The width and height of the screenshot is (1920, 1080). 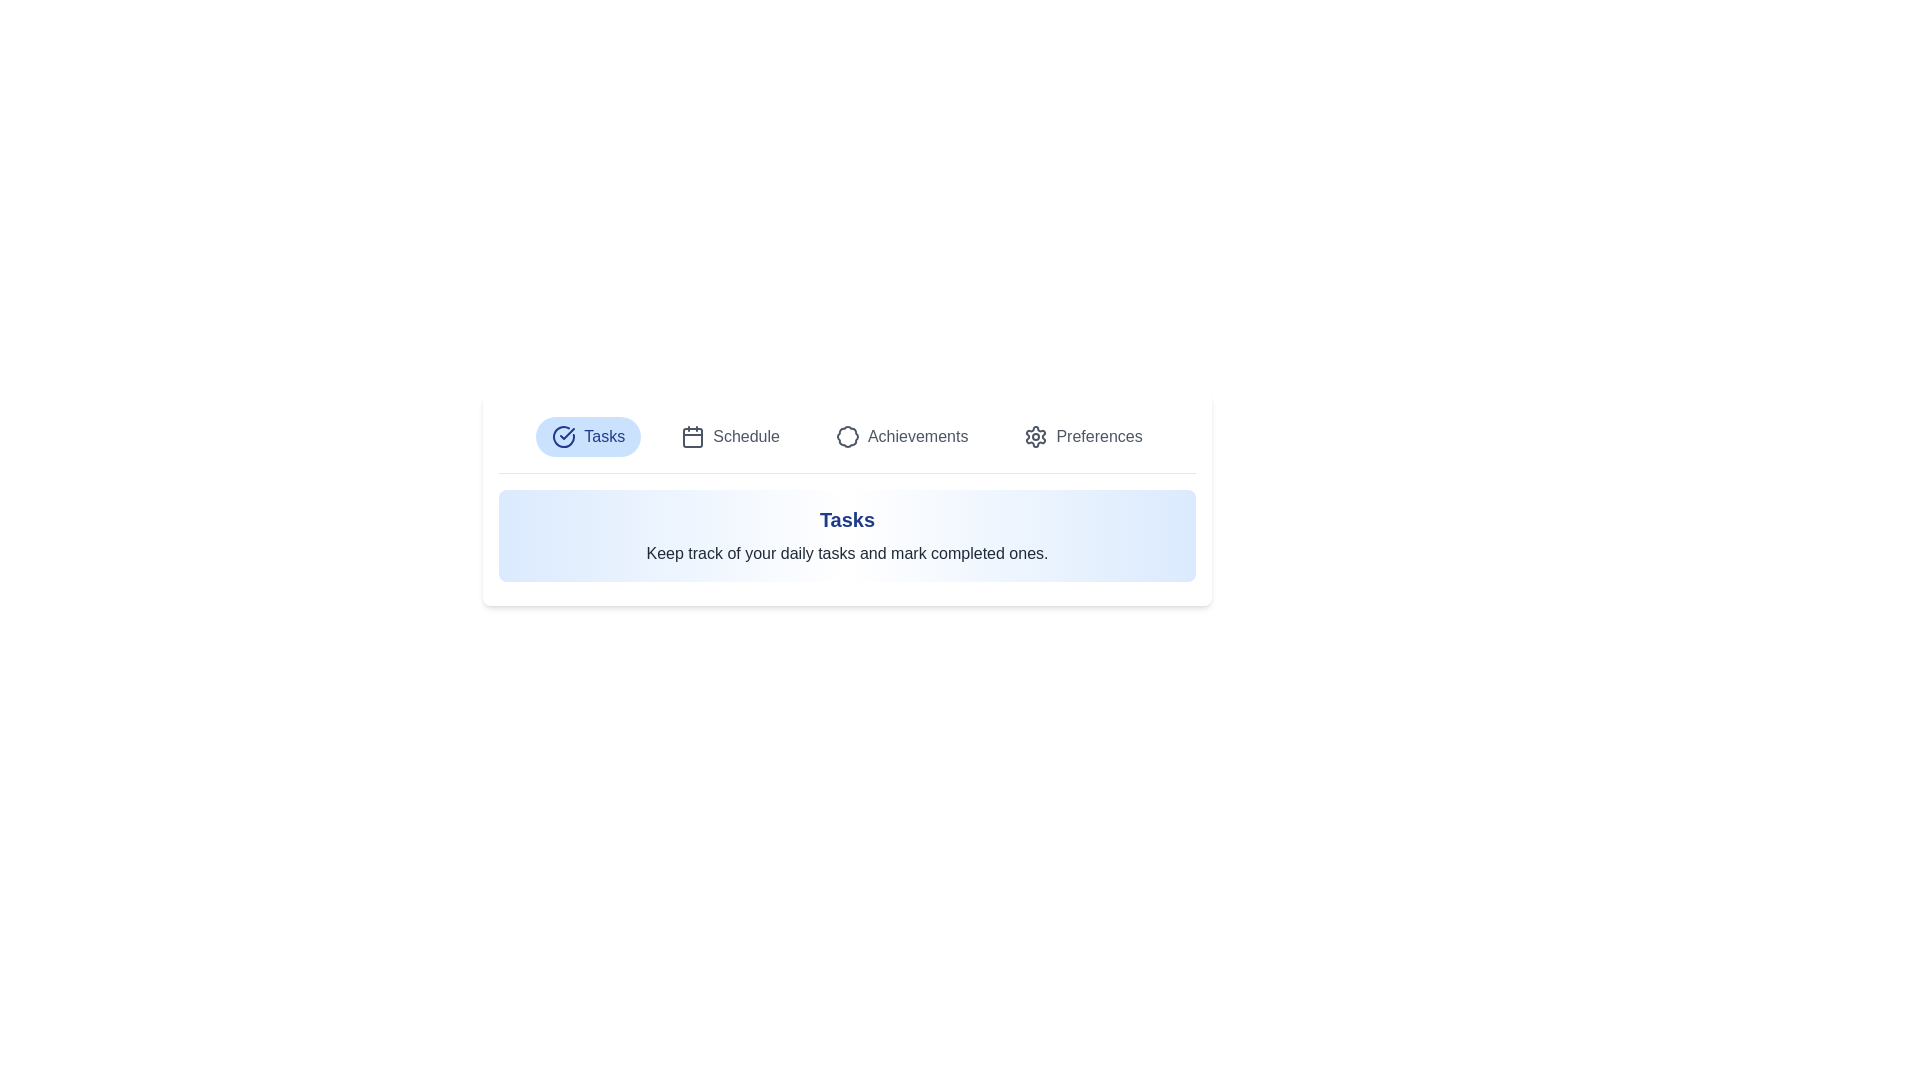 I want to click on the 'Tasks' tab in the Horizontal Navigation Bar, so click(x=847, y=444).